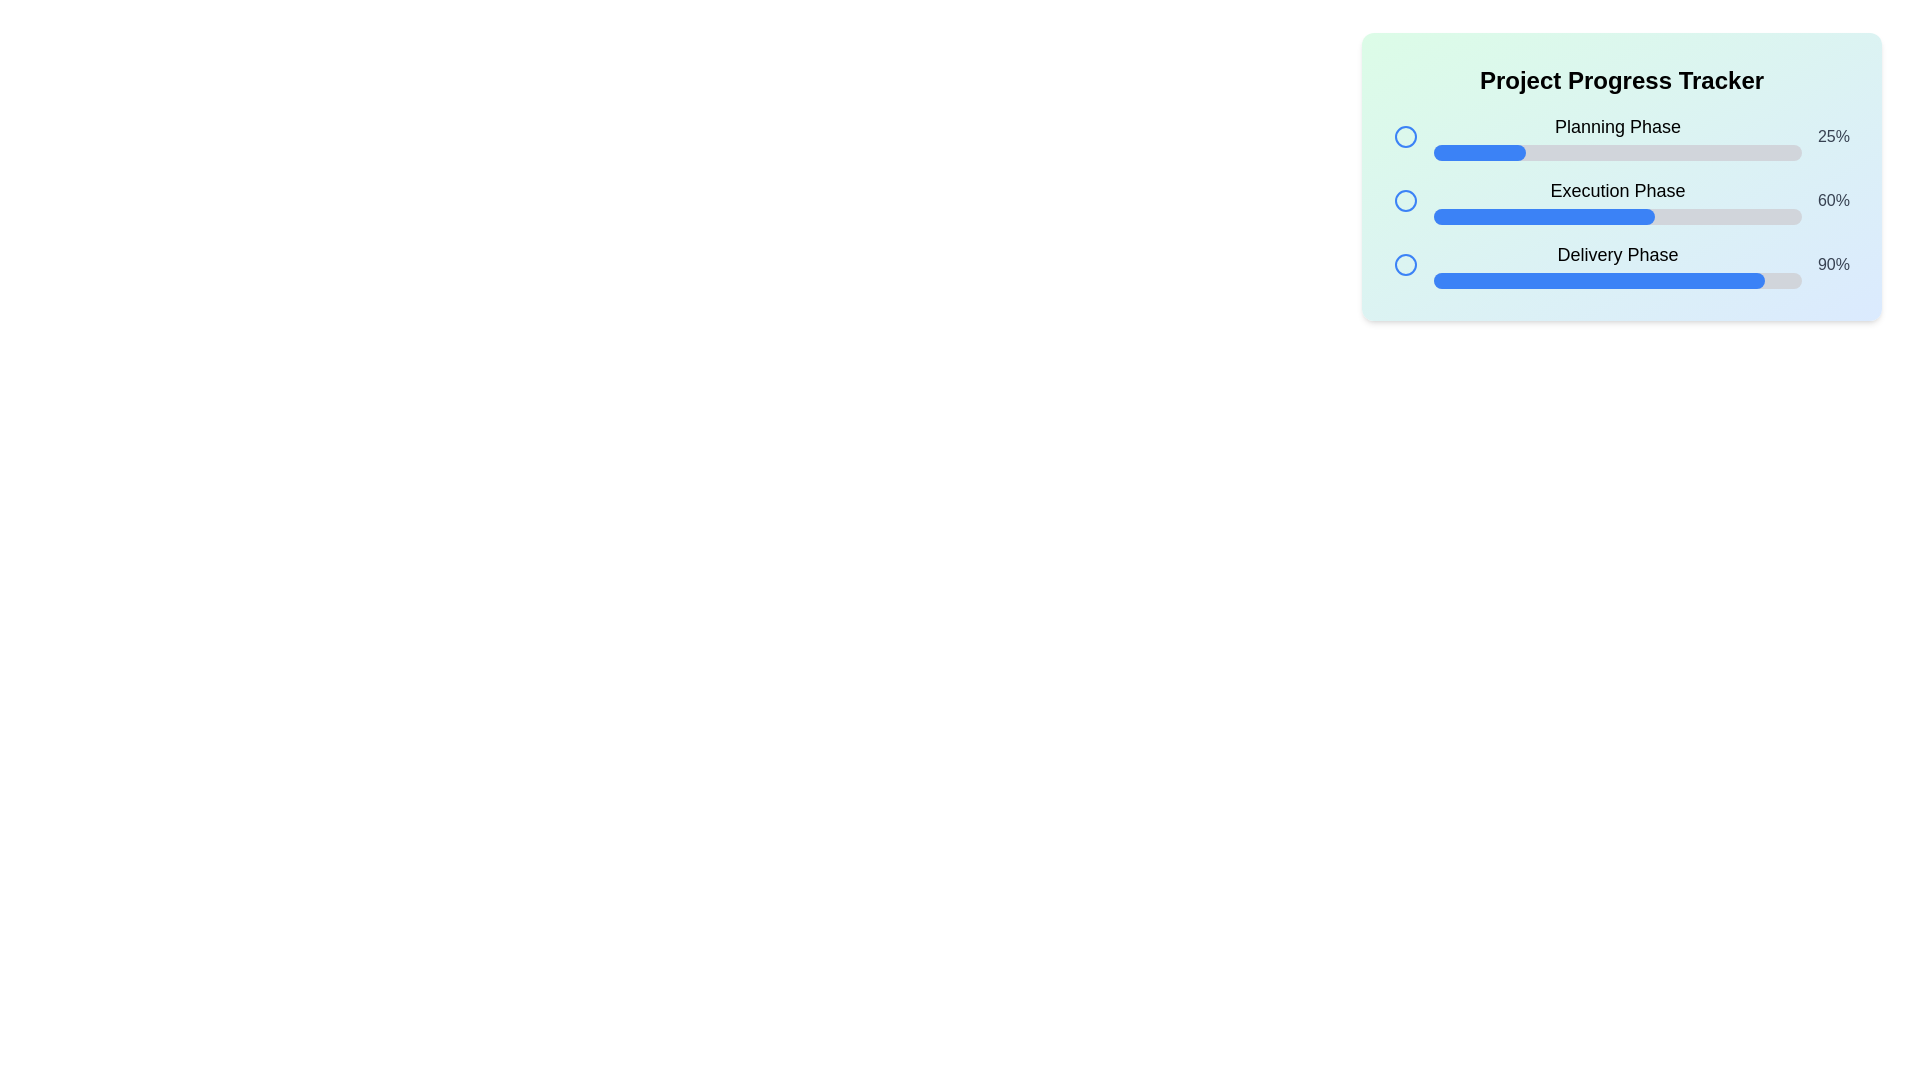 The width and height of the screenshot is (1920, 1080). What do you see at coordinates (1833, 136) in the screenshot?
I see `static text label indicating the completion percentage of the 'Planning Phase', located at the far right of the progress bar` at bounding box center [1833, 136].